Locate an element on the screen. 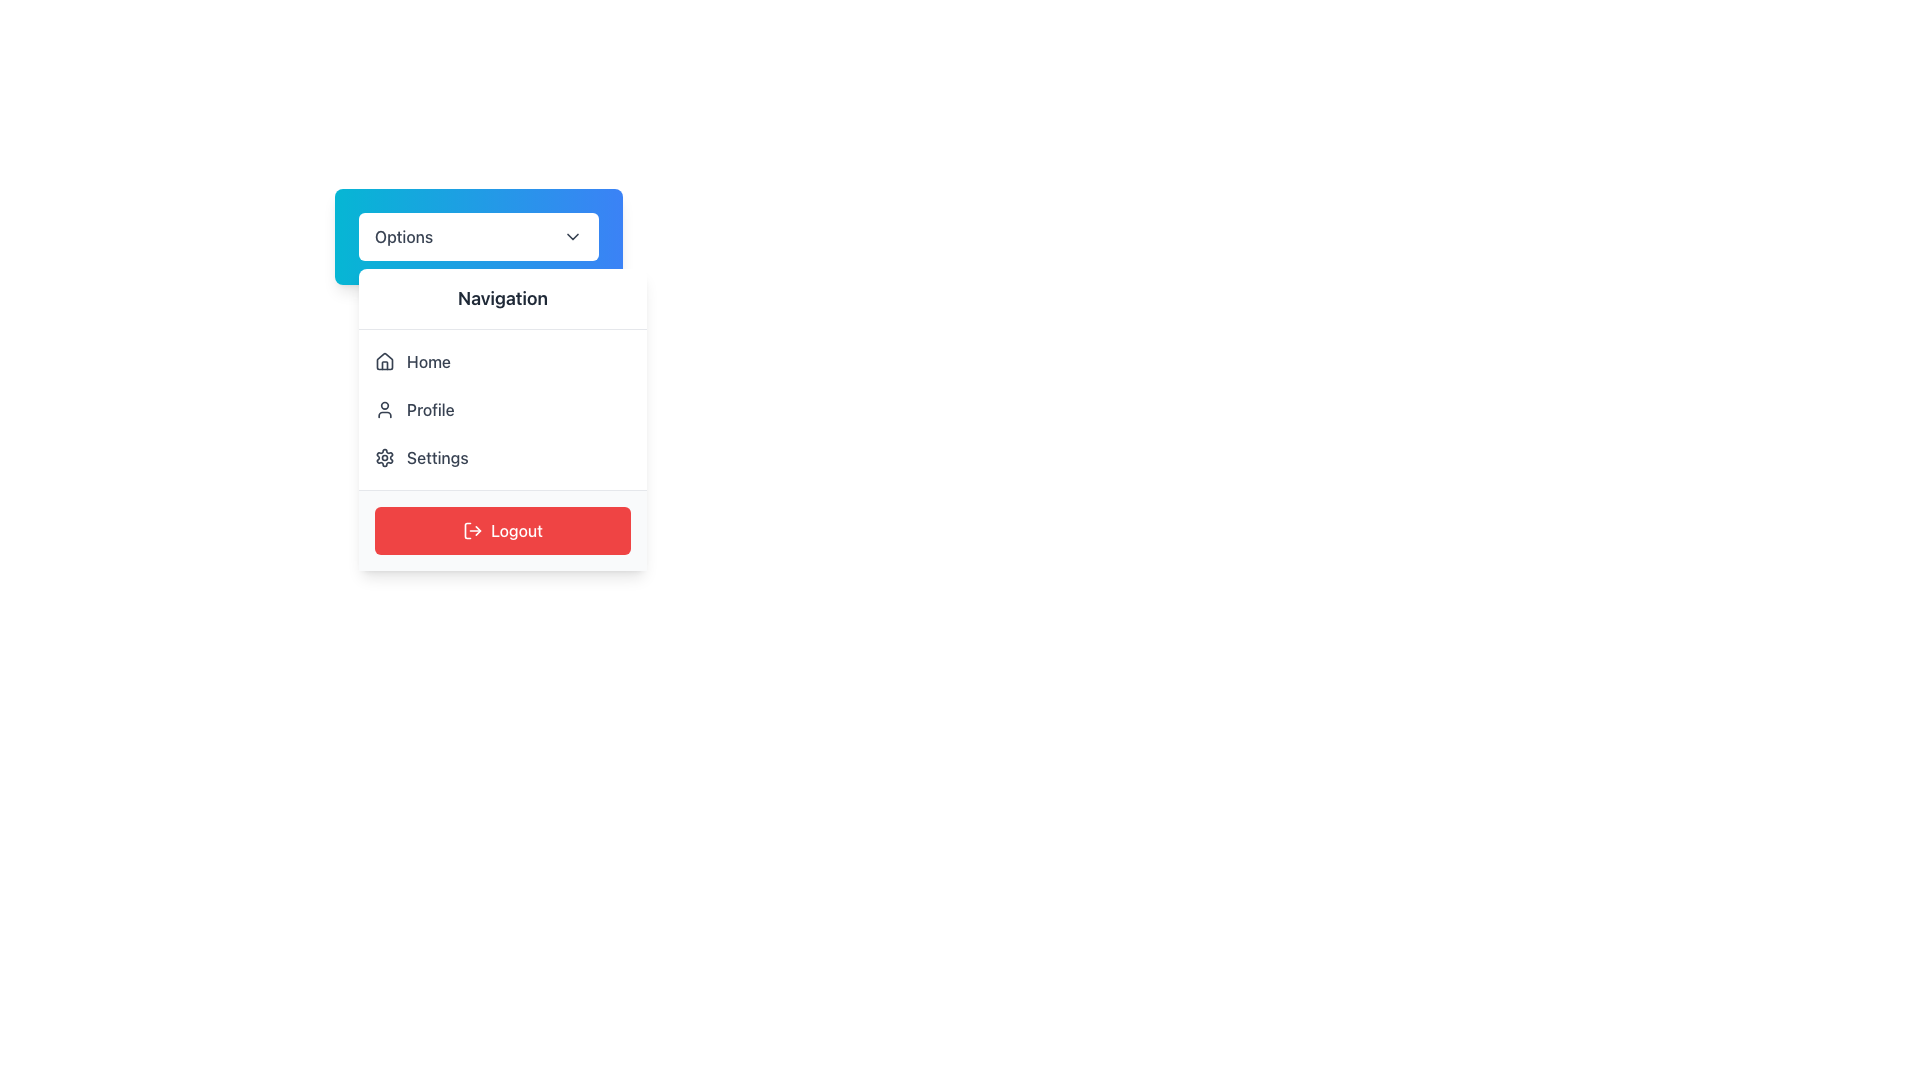  the 'Logout' button, which is a rectangular button with a red background and white text located in the dropdown menu under the 'Options' button is located at coordinates (503, 529).